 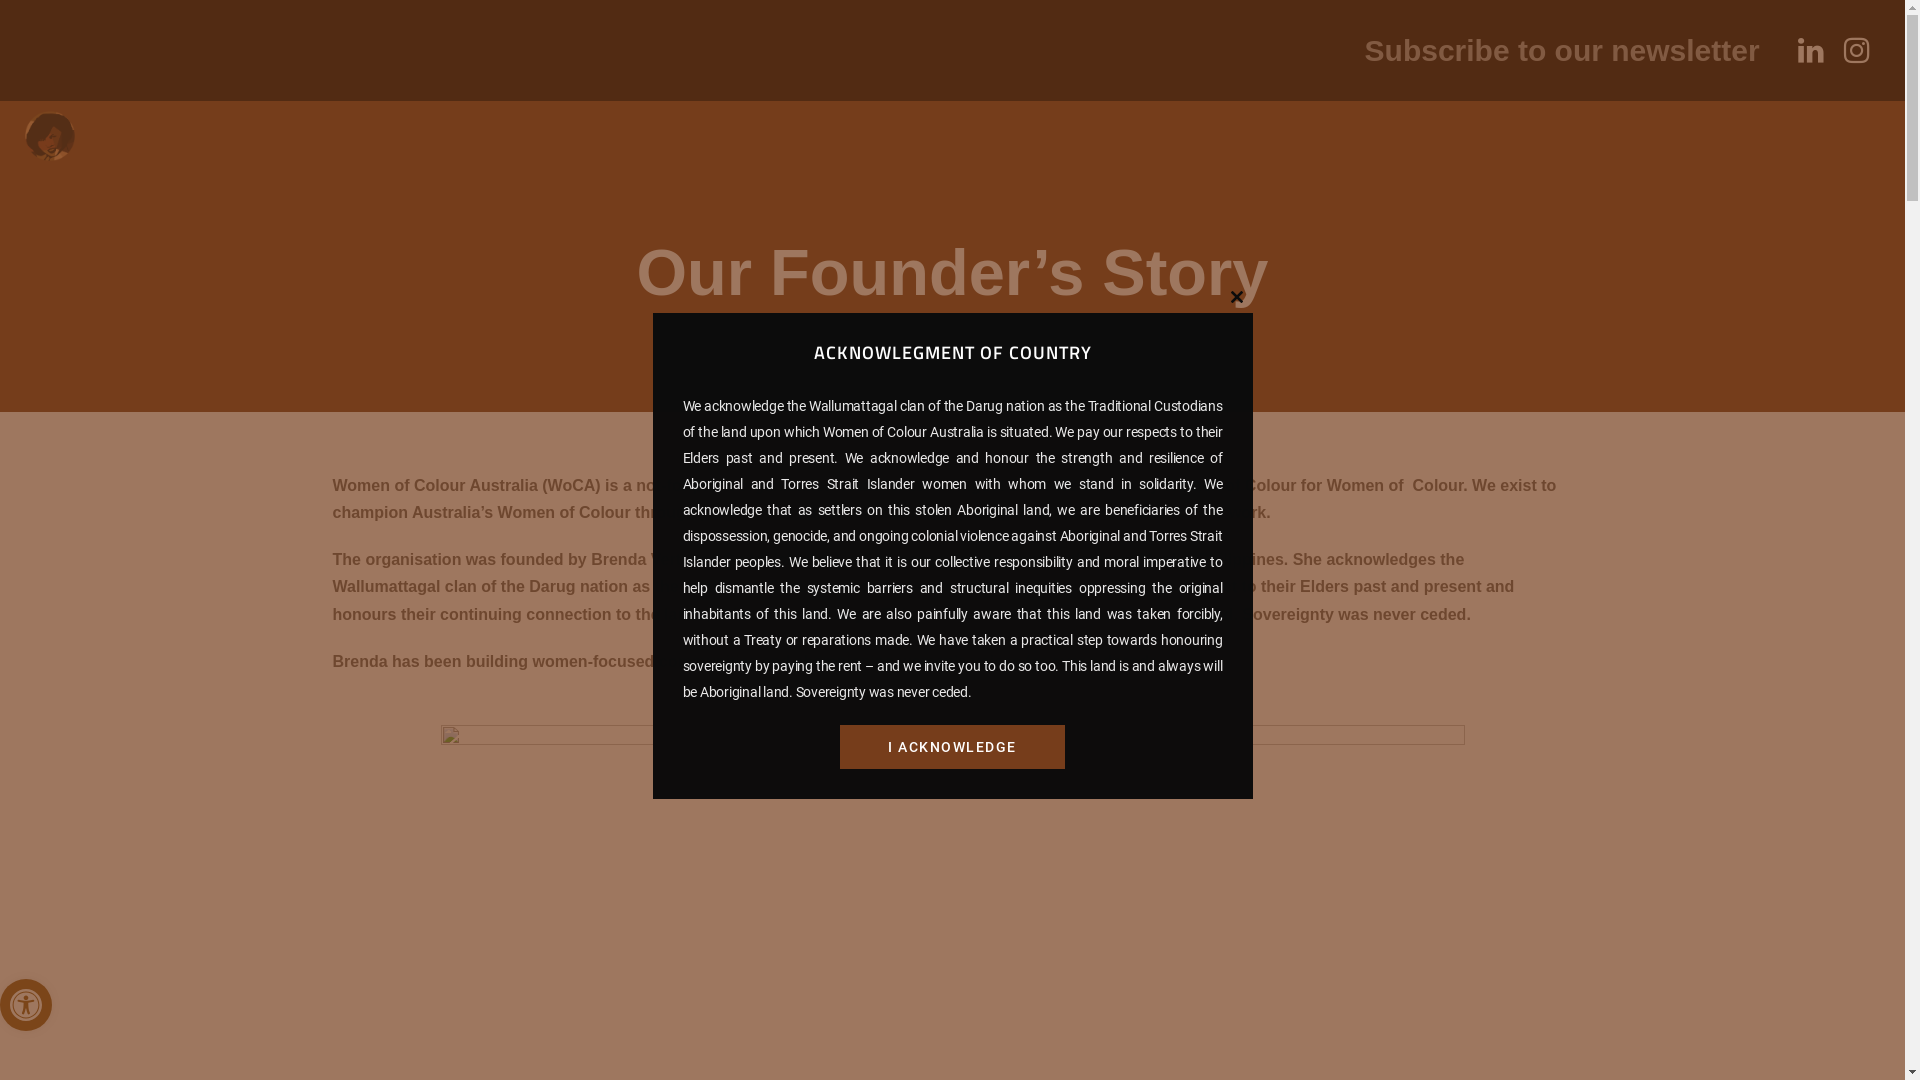 I want to click on 'WOC-Logo-Trans-1000x1000px', so click(x=49, y=135).